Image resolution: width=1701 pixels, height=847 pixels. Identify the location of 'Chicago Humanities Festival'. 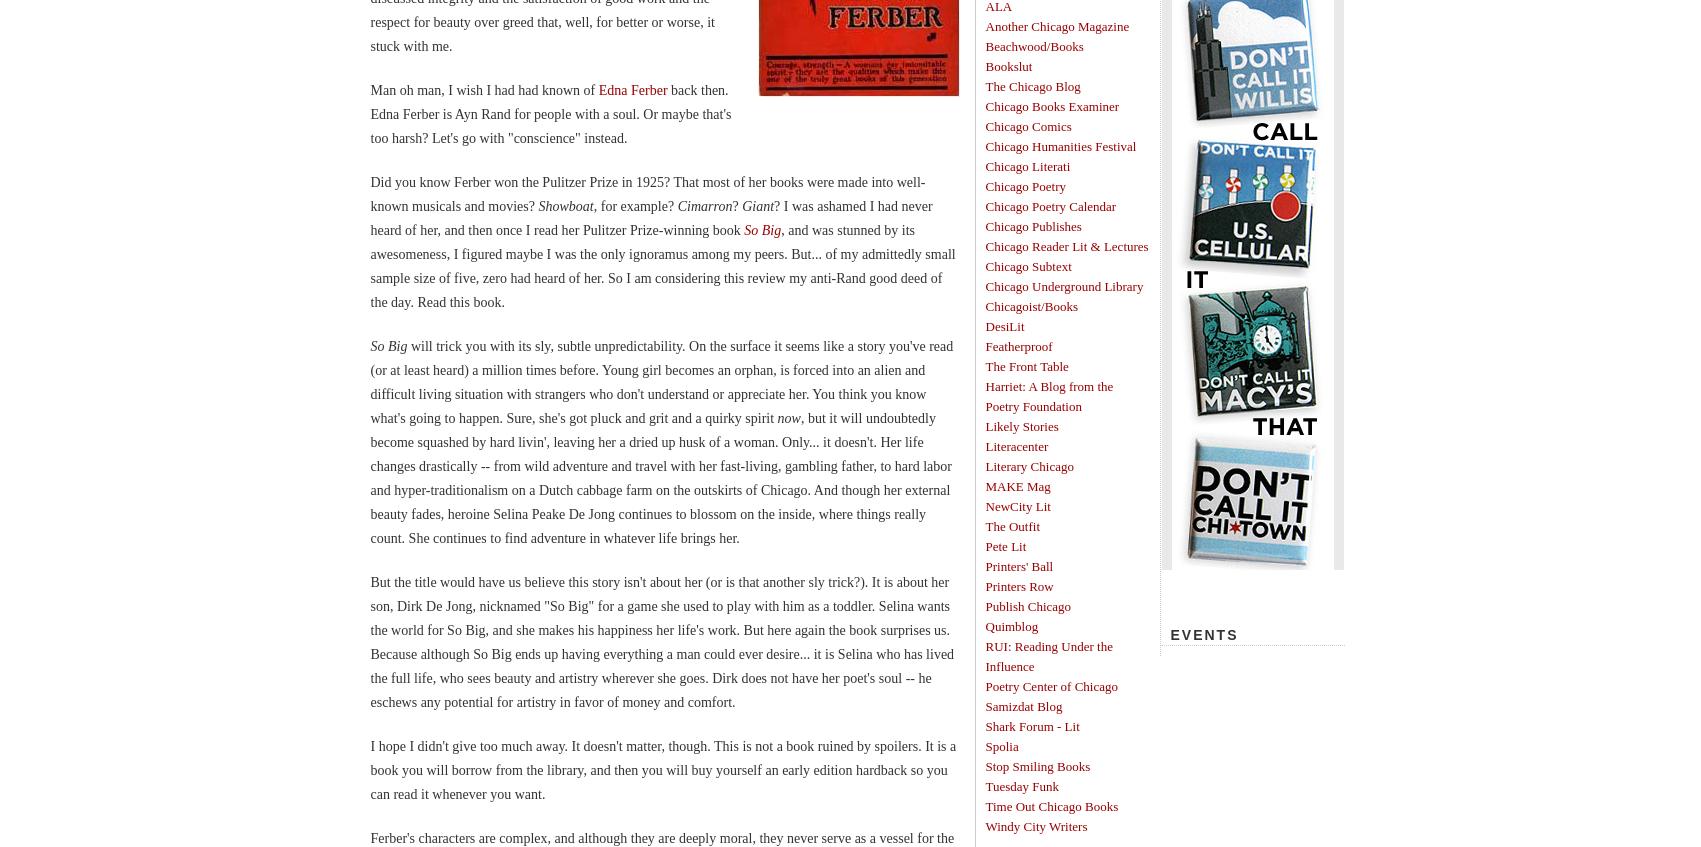
(1060, 145).